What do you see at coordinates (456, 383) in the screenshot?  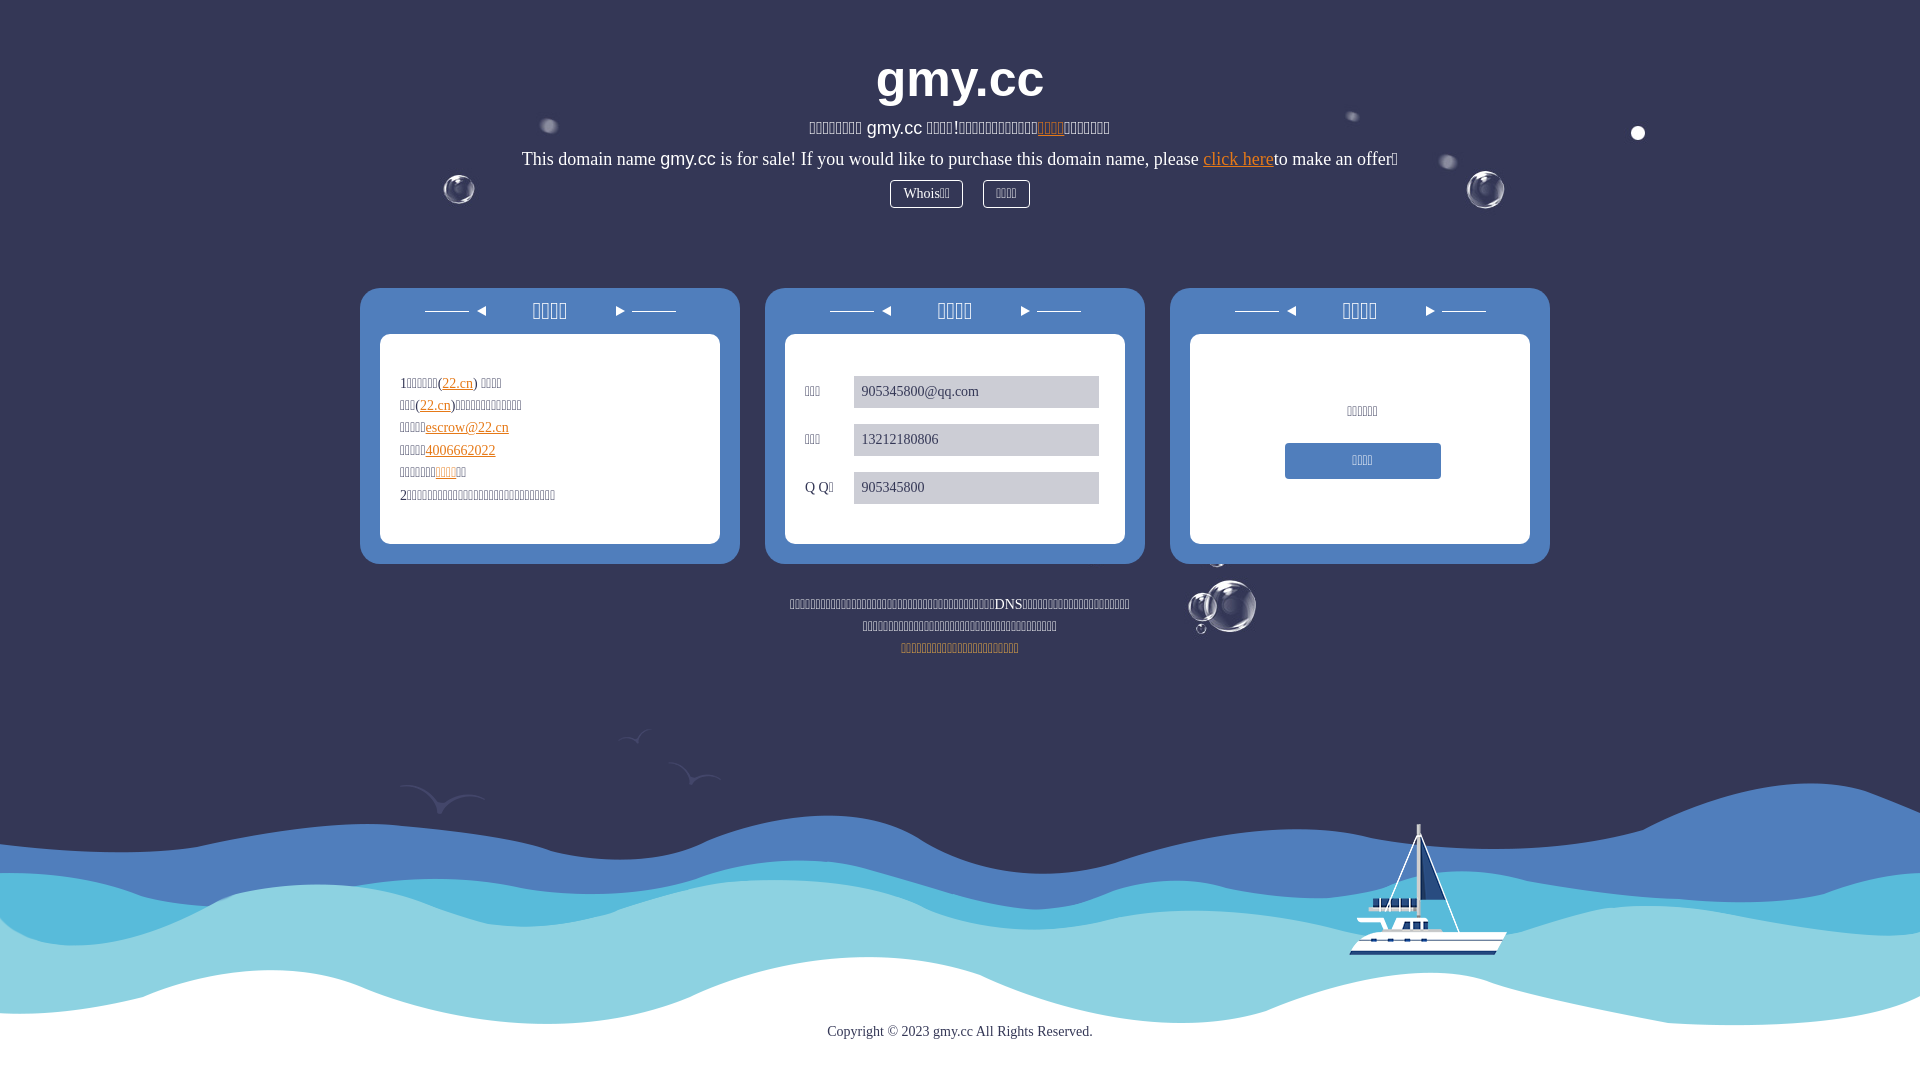 I see `'22.cn'` at bounding box center [456, 383].